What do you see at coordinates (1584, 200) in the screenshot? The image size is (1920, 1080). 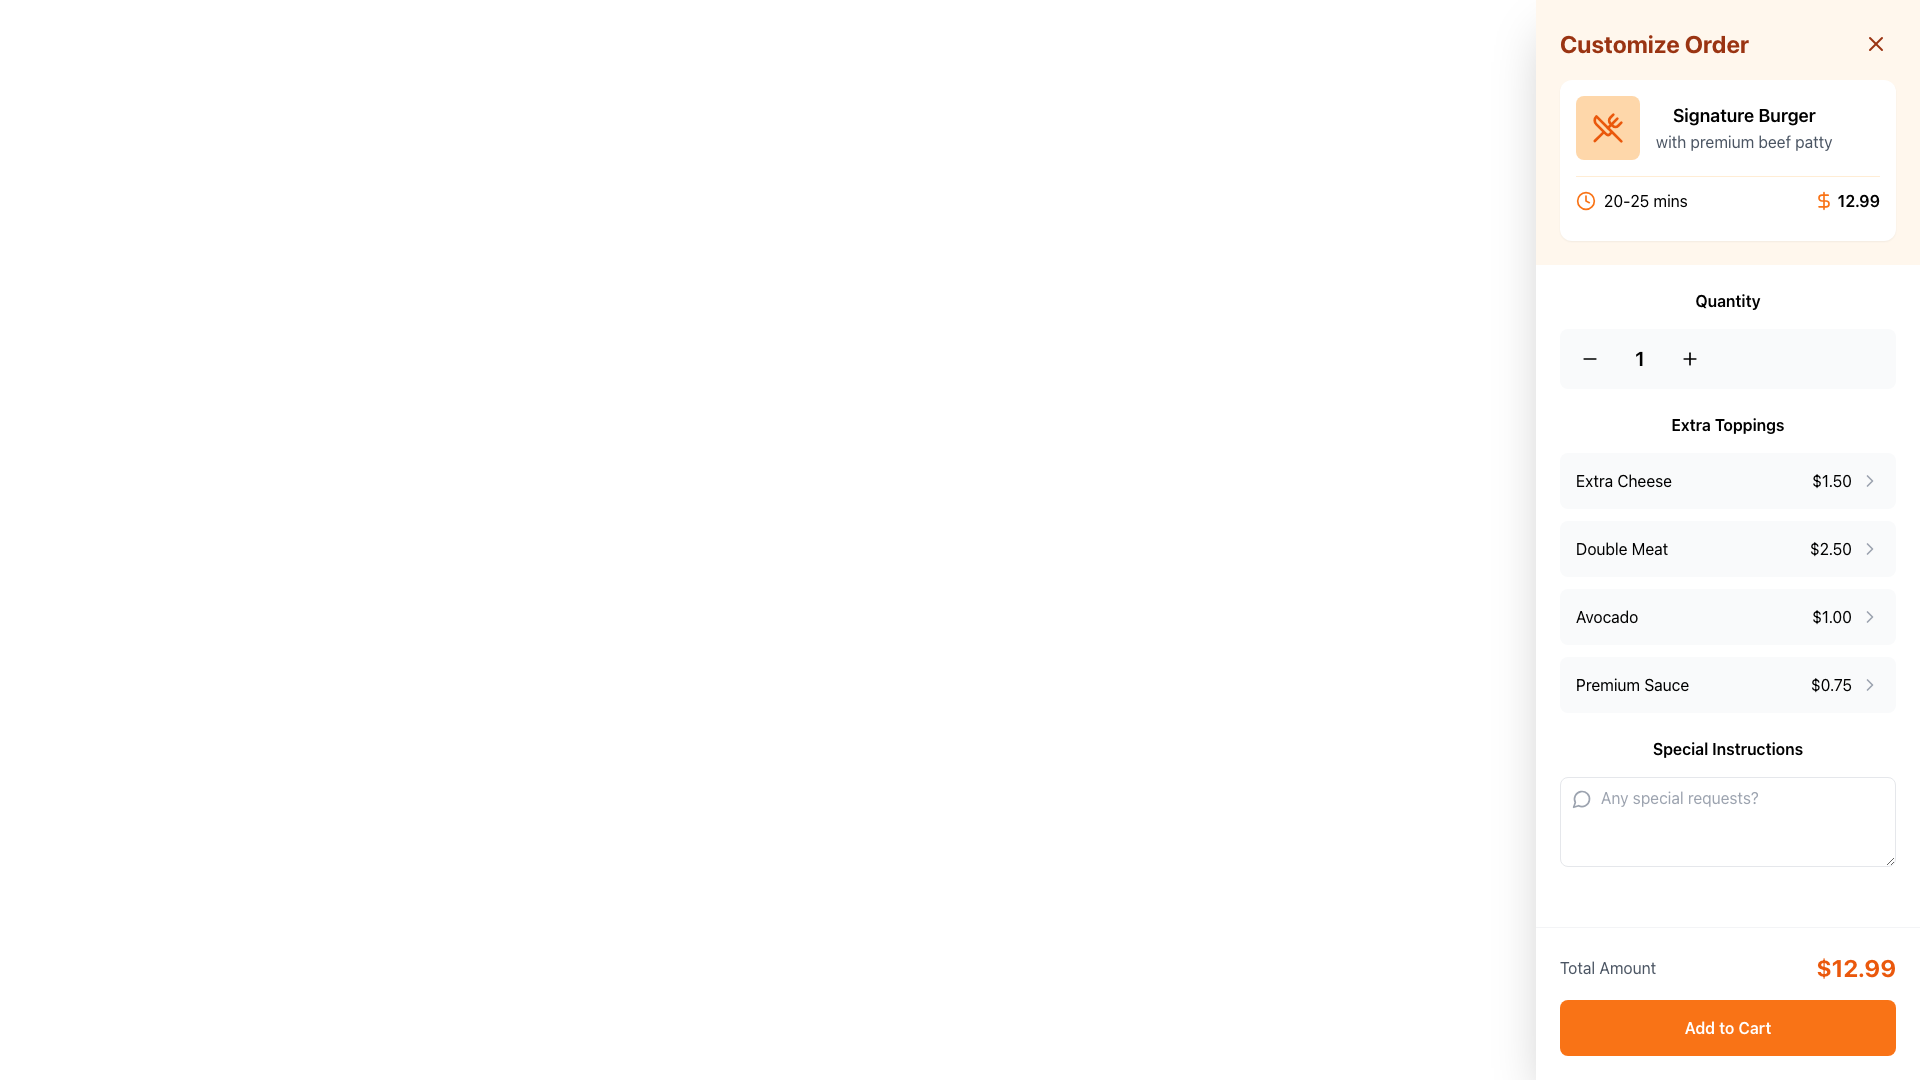 I see `the orange clock icon (SVG) located to the left of the text '20-25 mins' under the 'Customize Order' heading in the right panel` at bounding box center [1584, 200].